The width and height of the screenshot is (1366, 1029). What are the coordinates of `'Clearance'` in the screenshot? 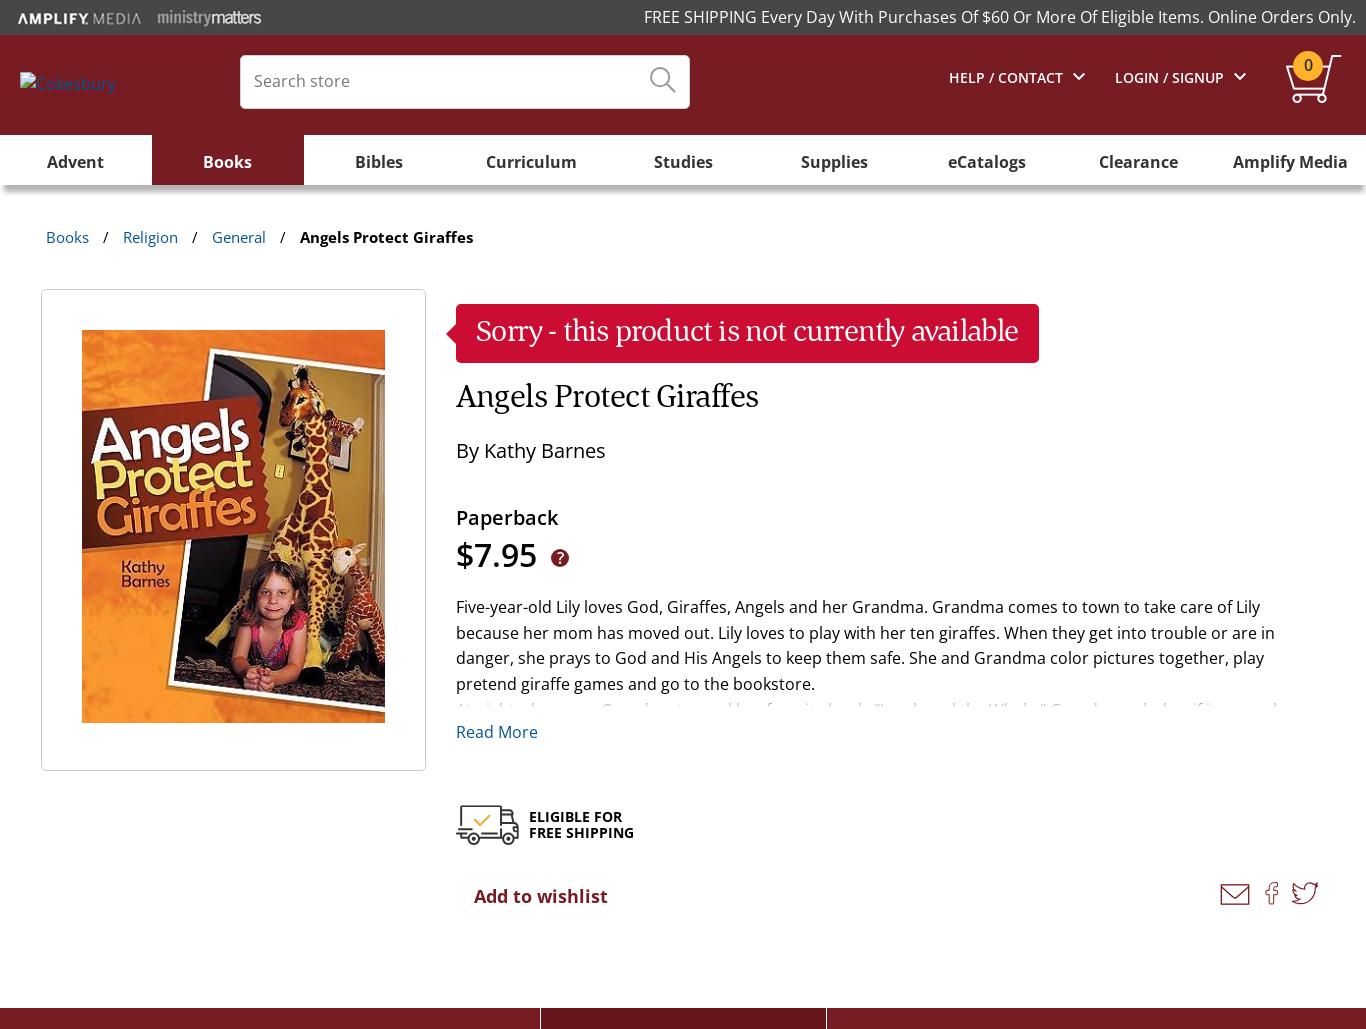 It's located at (1096, 161).